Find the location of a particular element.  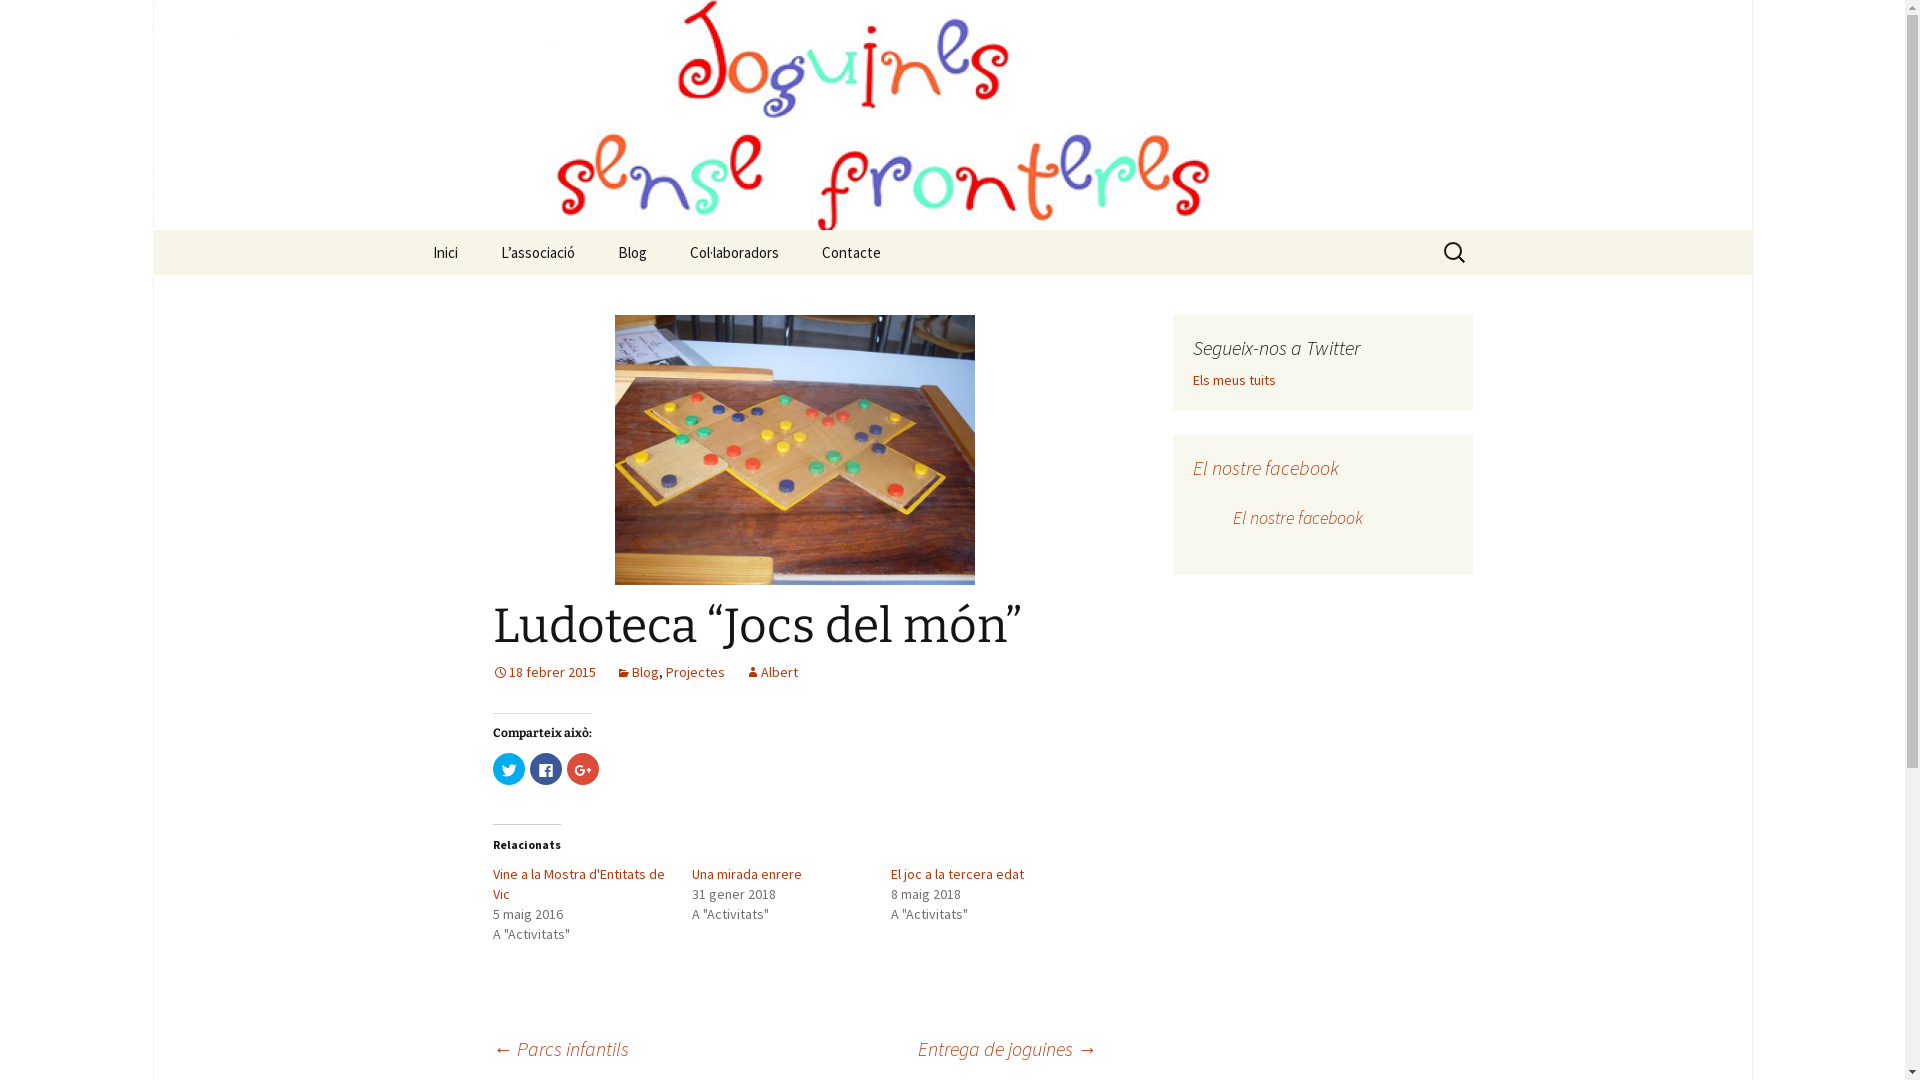

'Vine a la Mostra d'Entitats de Vic' is located at coordinates (576, 882).